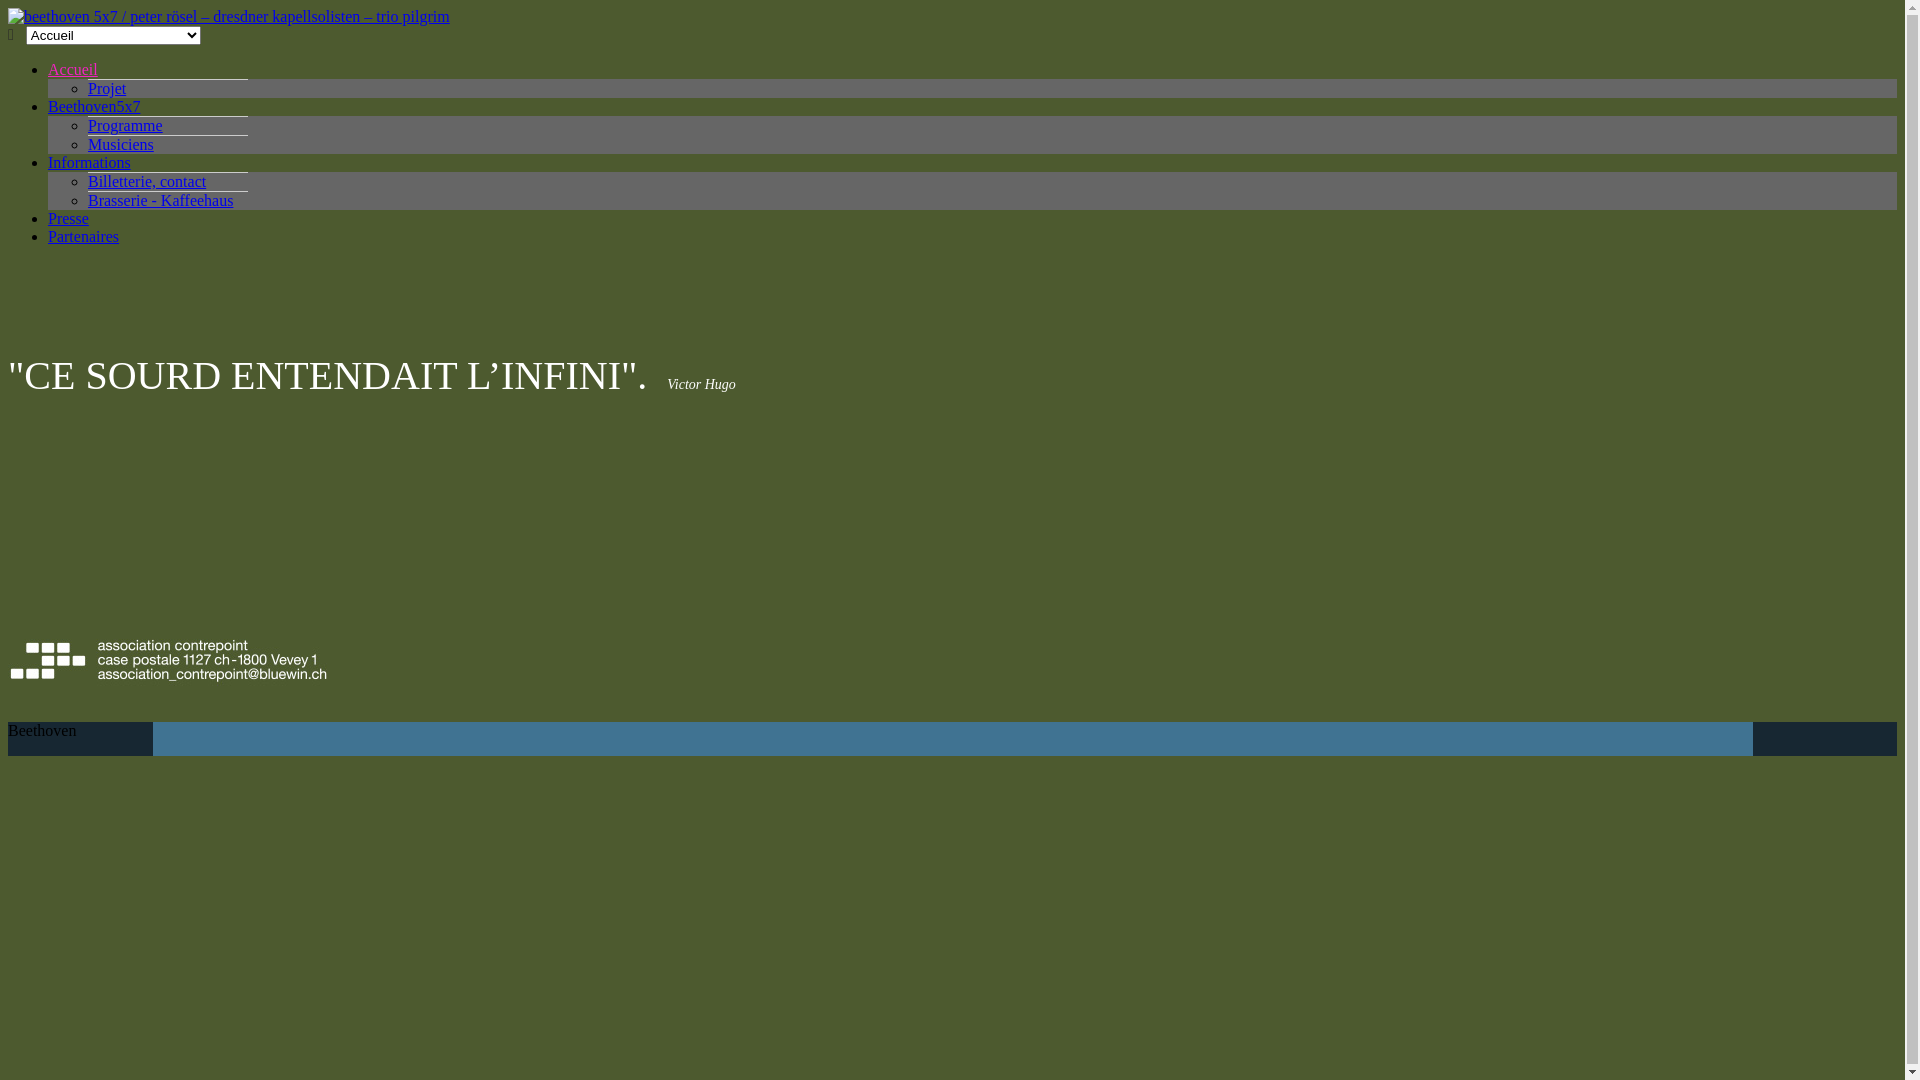  What do you see at coordinates (48, 235) in the screenshot?
I see `'Partenaires'` at bounding box center [48, 235].